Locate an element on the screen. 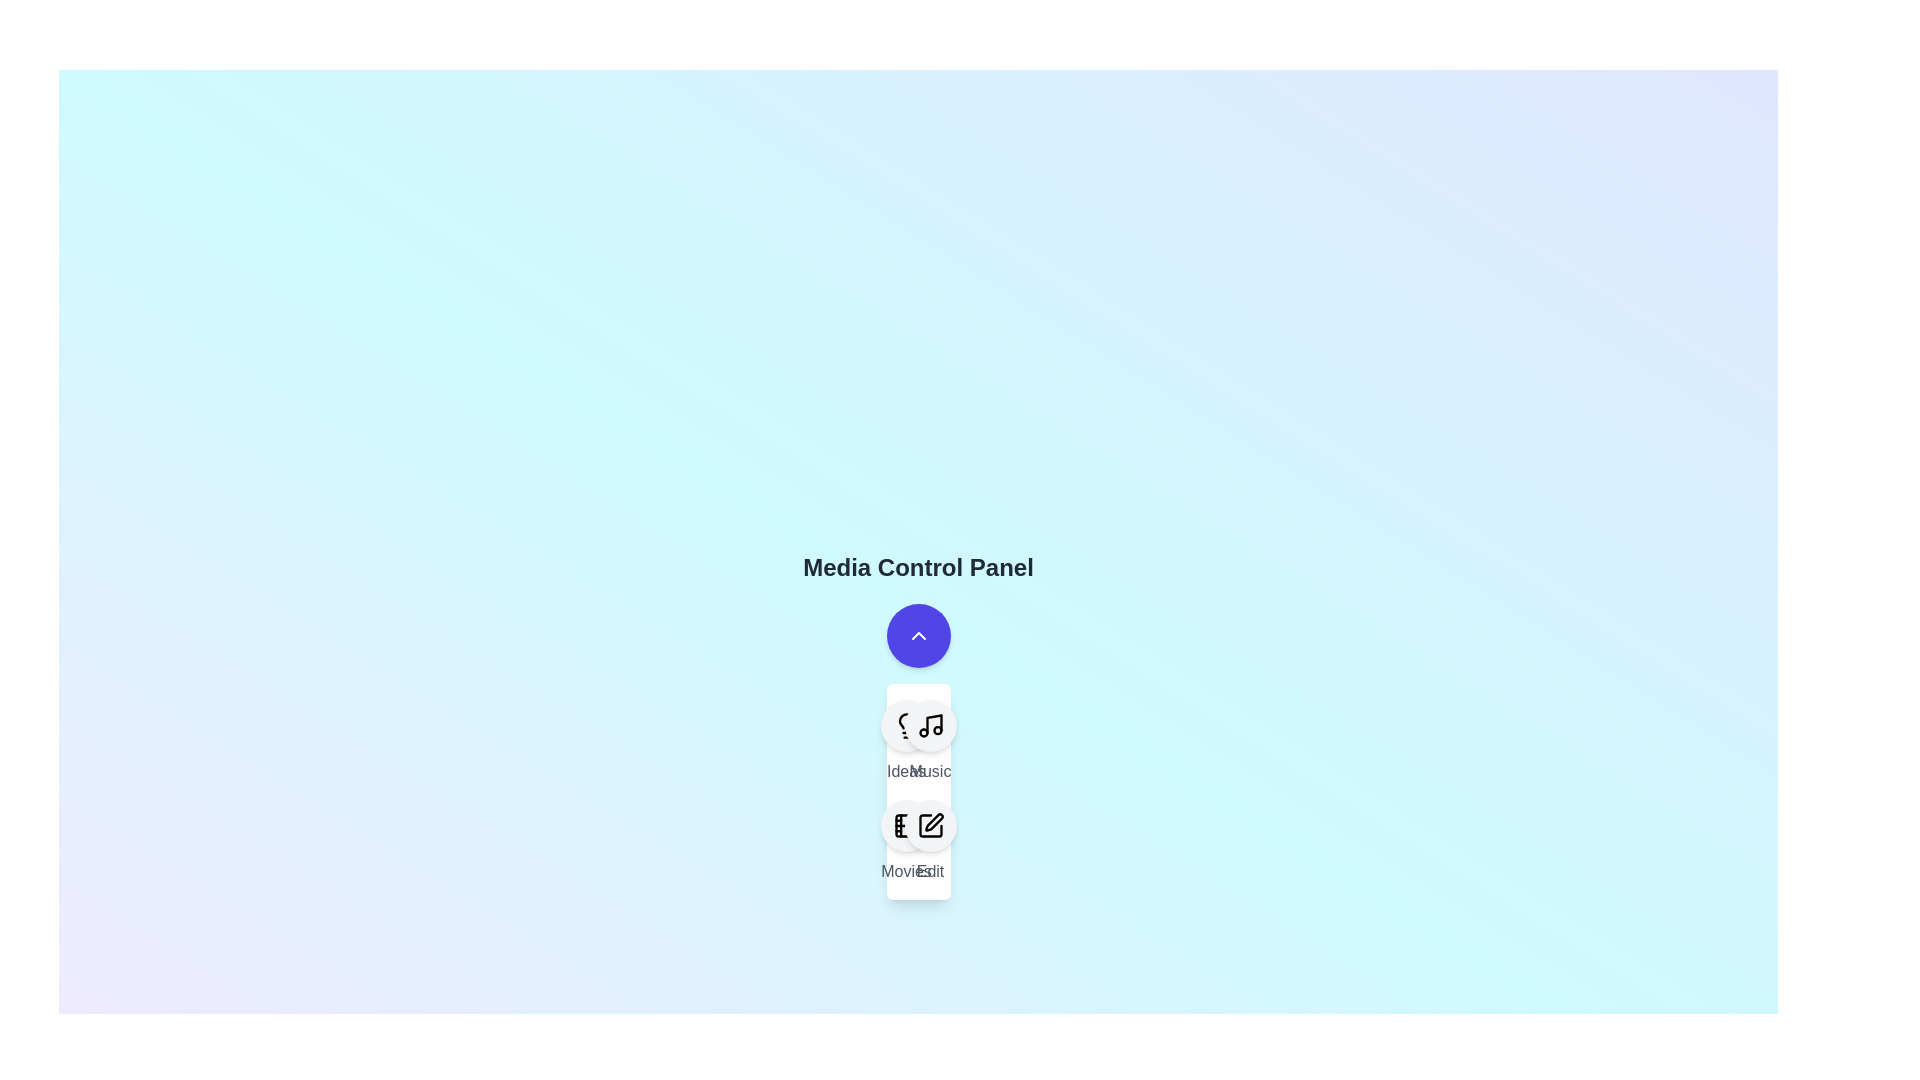  the menu item labeled Music is located at coordinates (929, 741).